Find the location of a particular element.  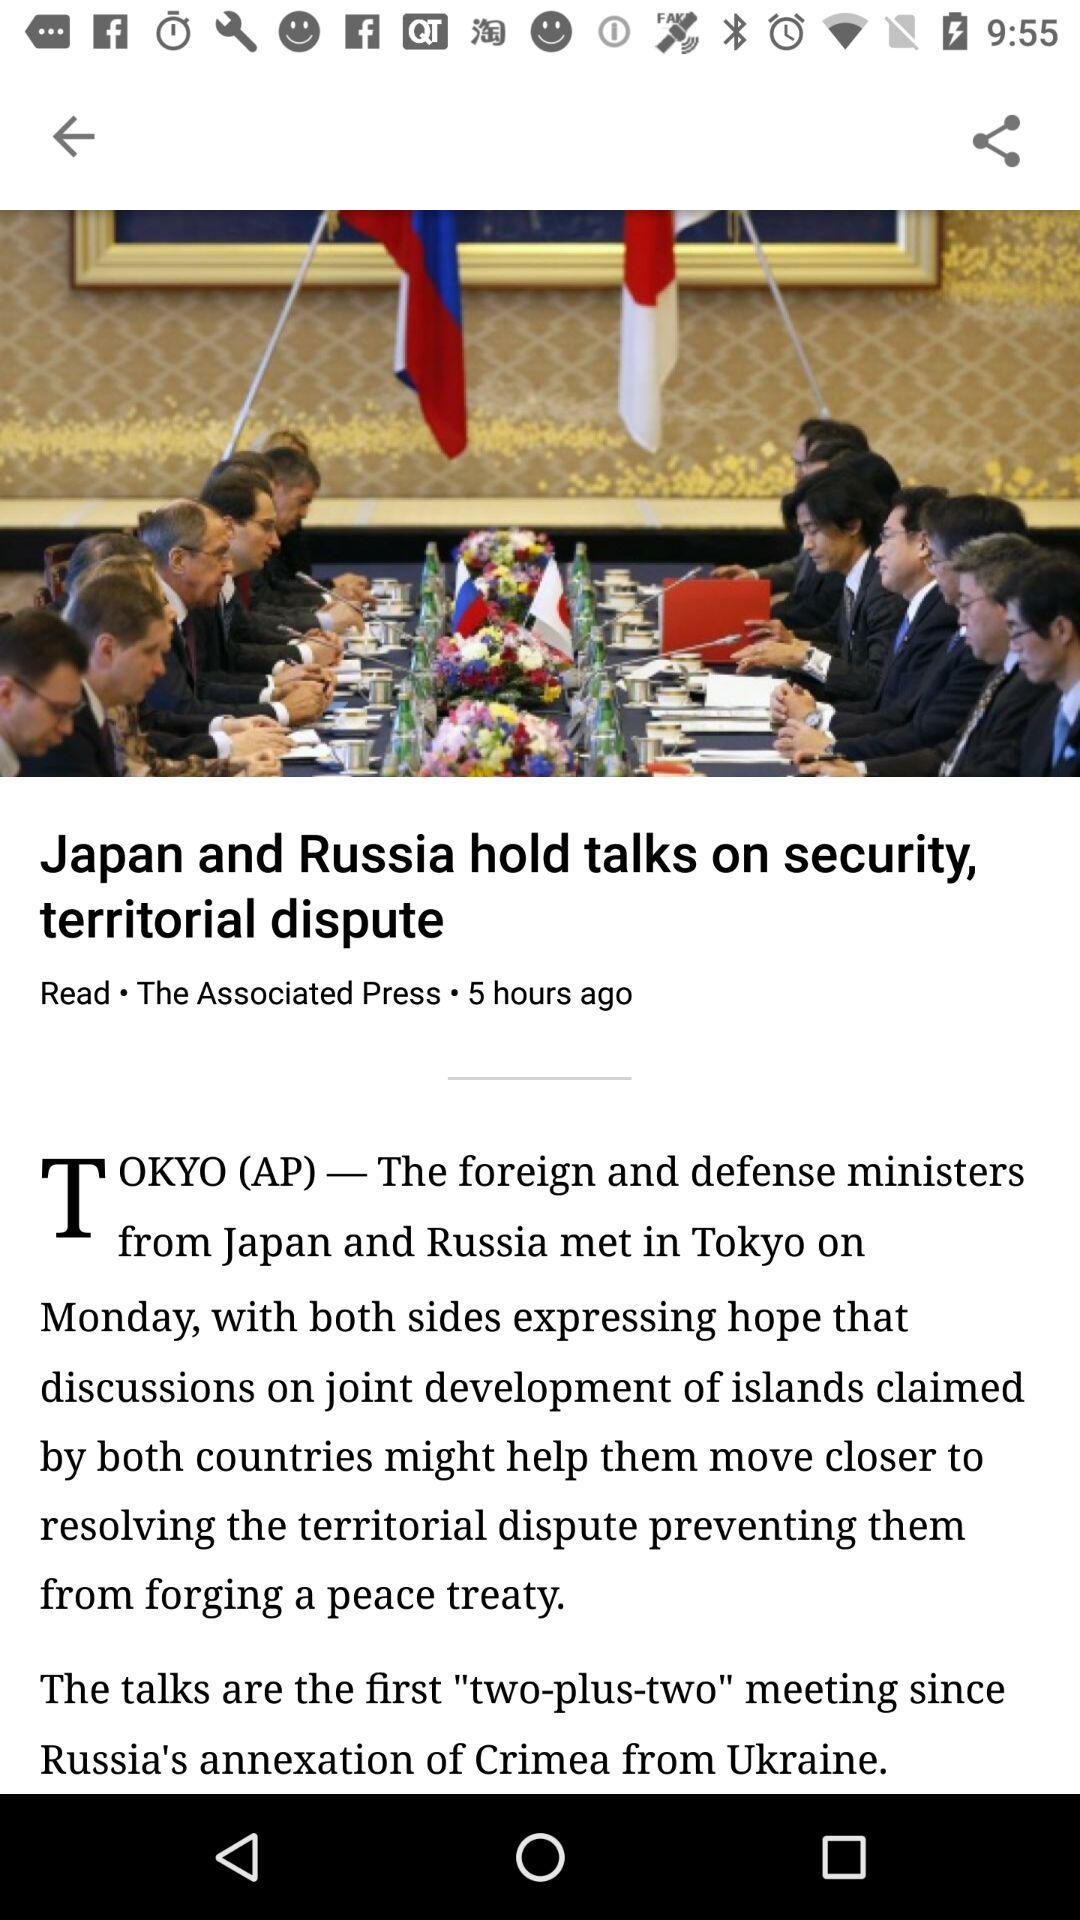

the the talks are item is located at coordinates (540, 1721).